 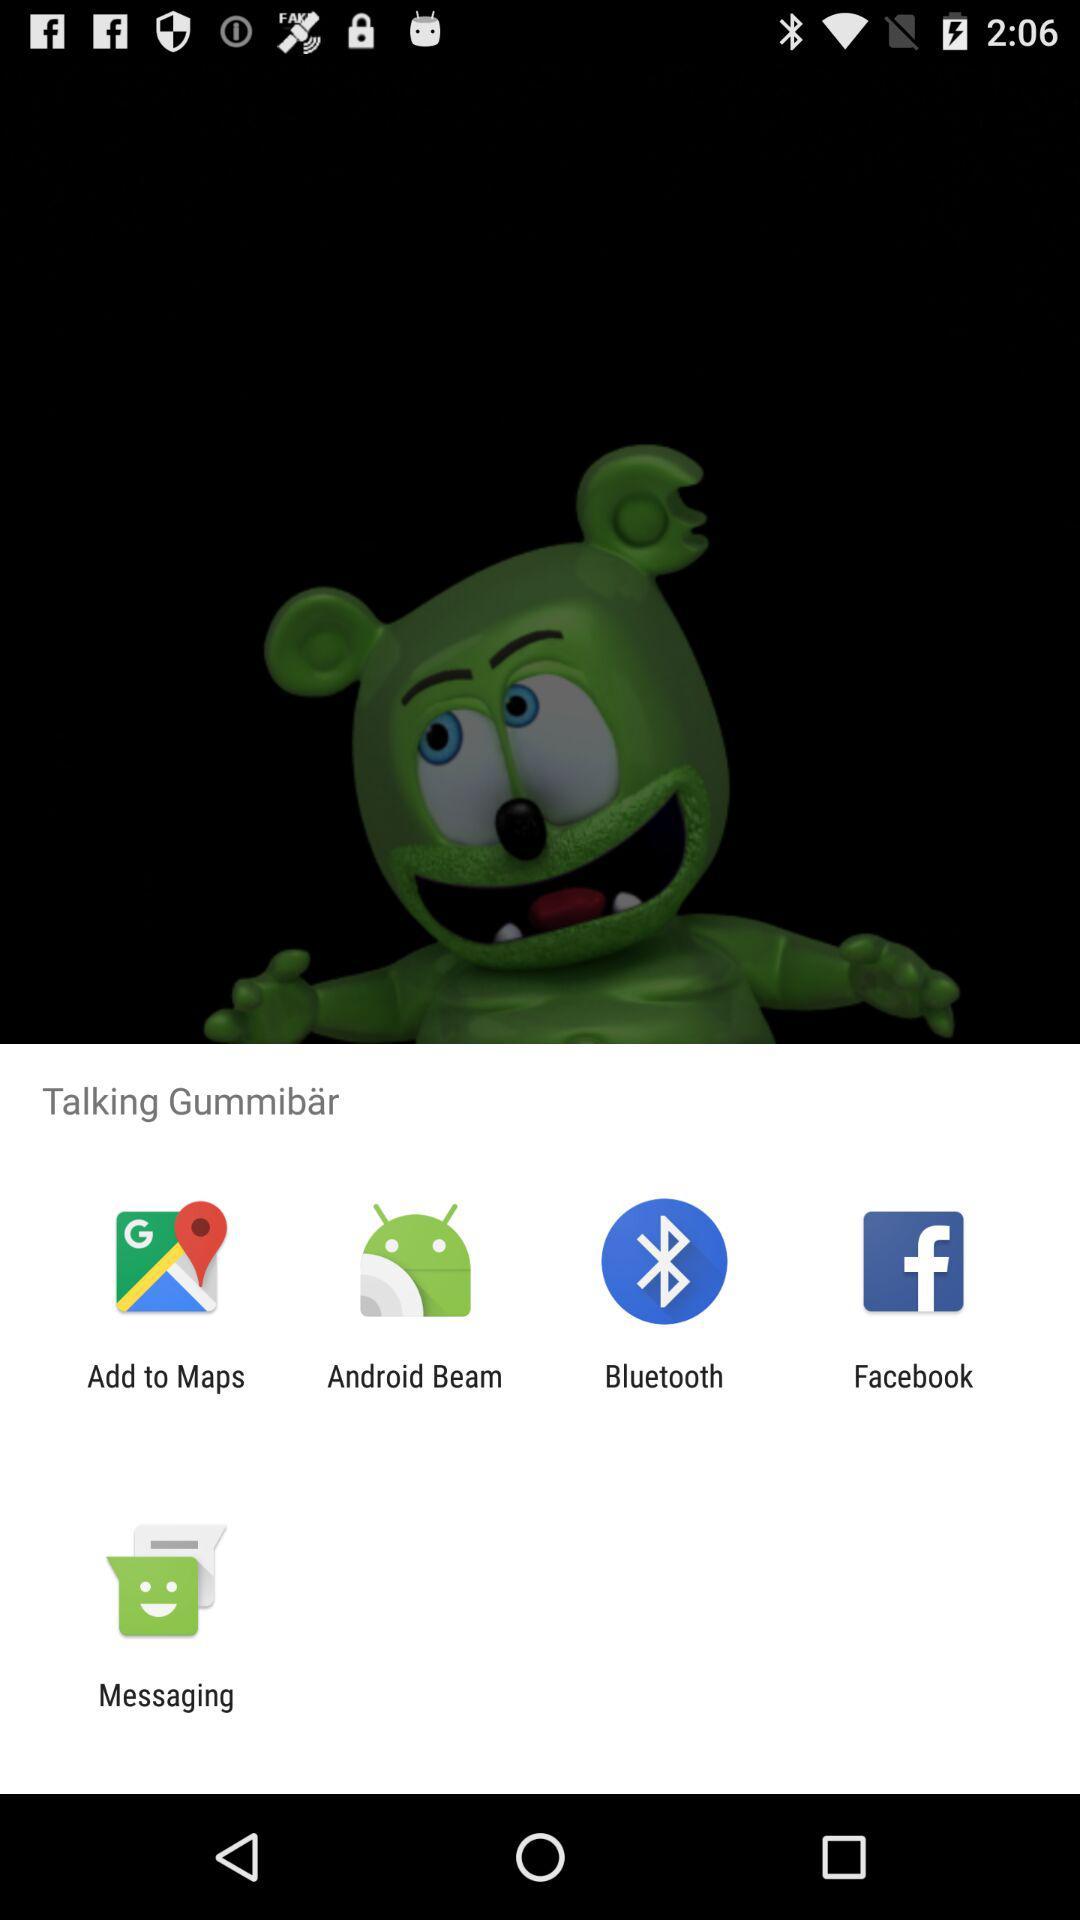 I want to click on item next to add to maps app, so click(x=414, y=1392).